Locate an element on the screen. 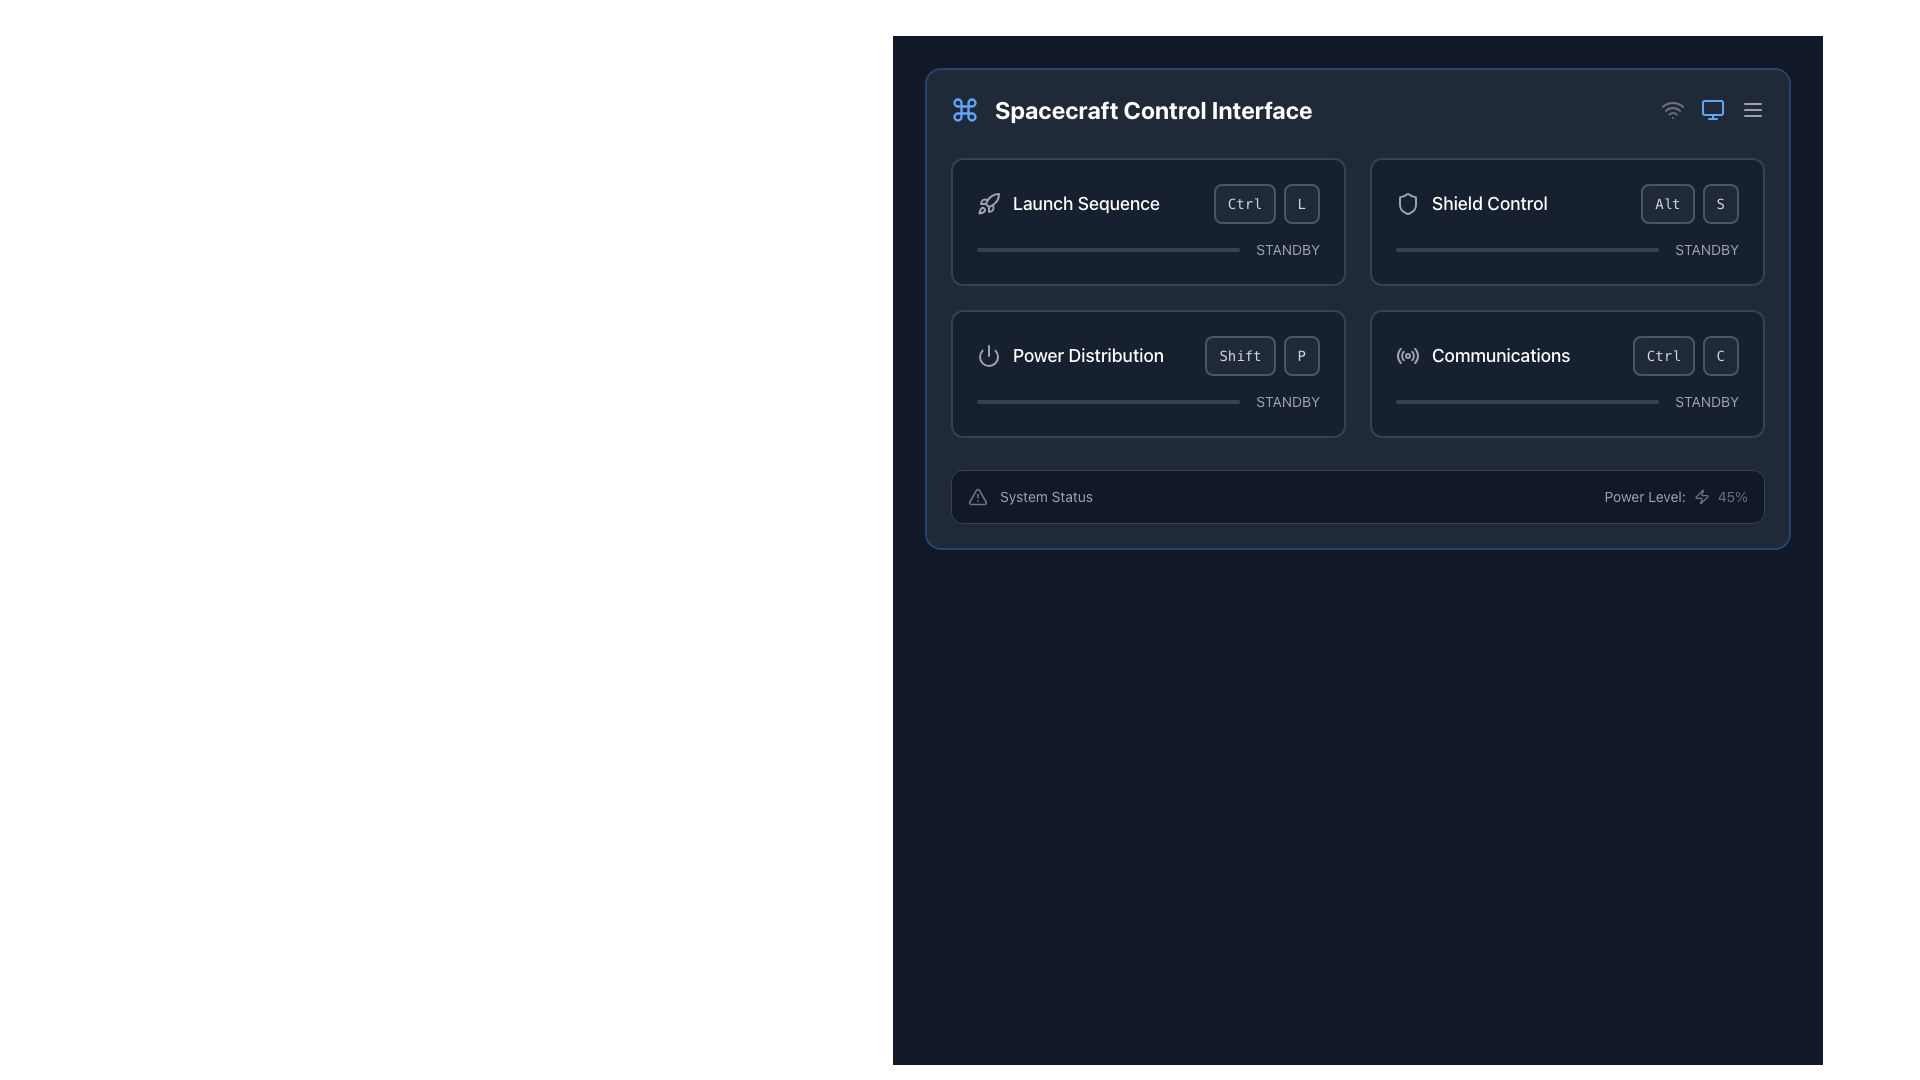  the small lightning bolt icon located in the bottom right corner of the interface, near the 'Power Level' text is located at coordinates (1700, 496).